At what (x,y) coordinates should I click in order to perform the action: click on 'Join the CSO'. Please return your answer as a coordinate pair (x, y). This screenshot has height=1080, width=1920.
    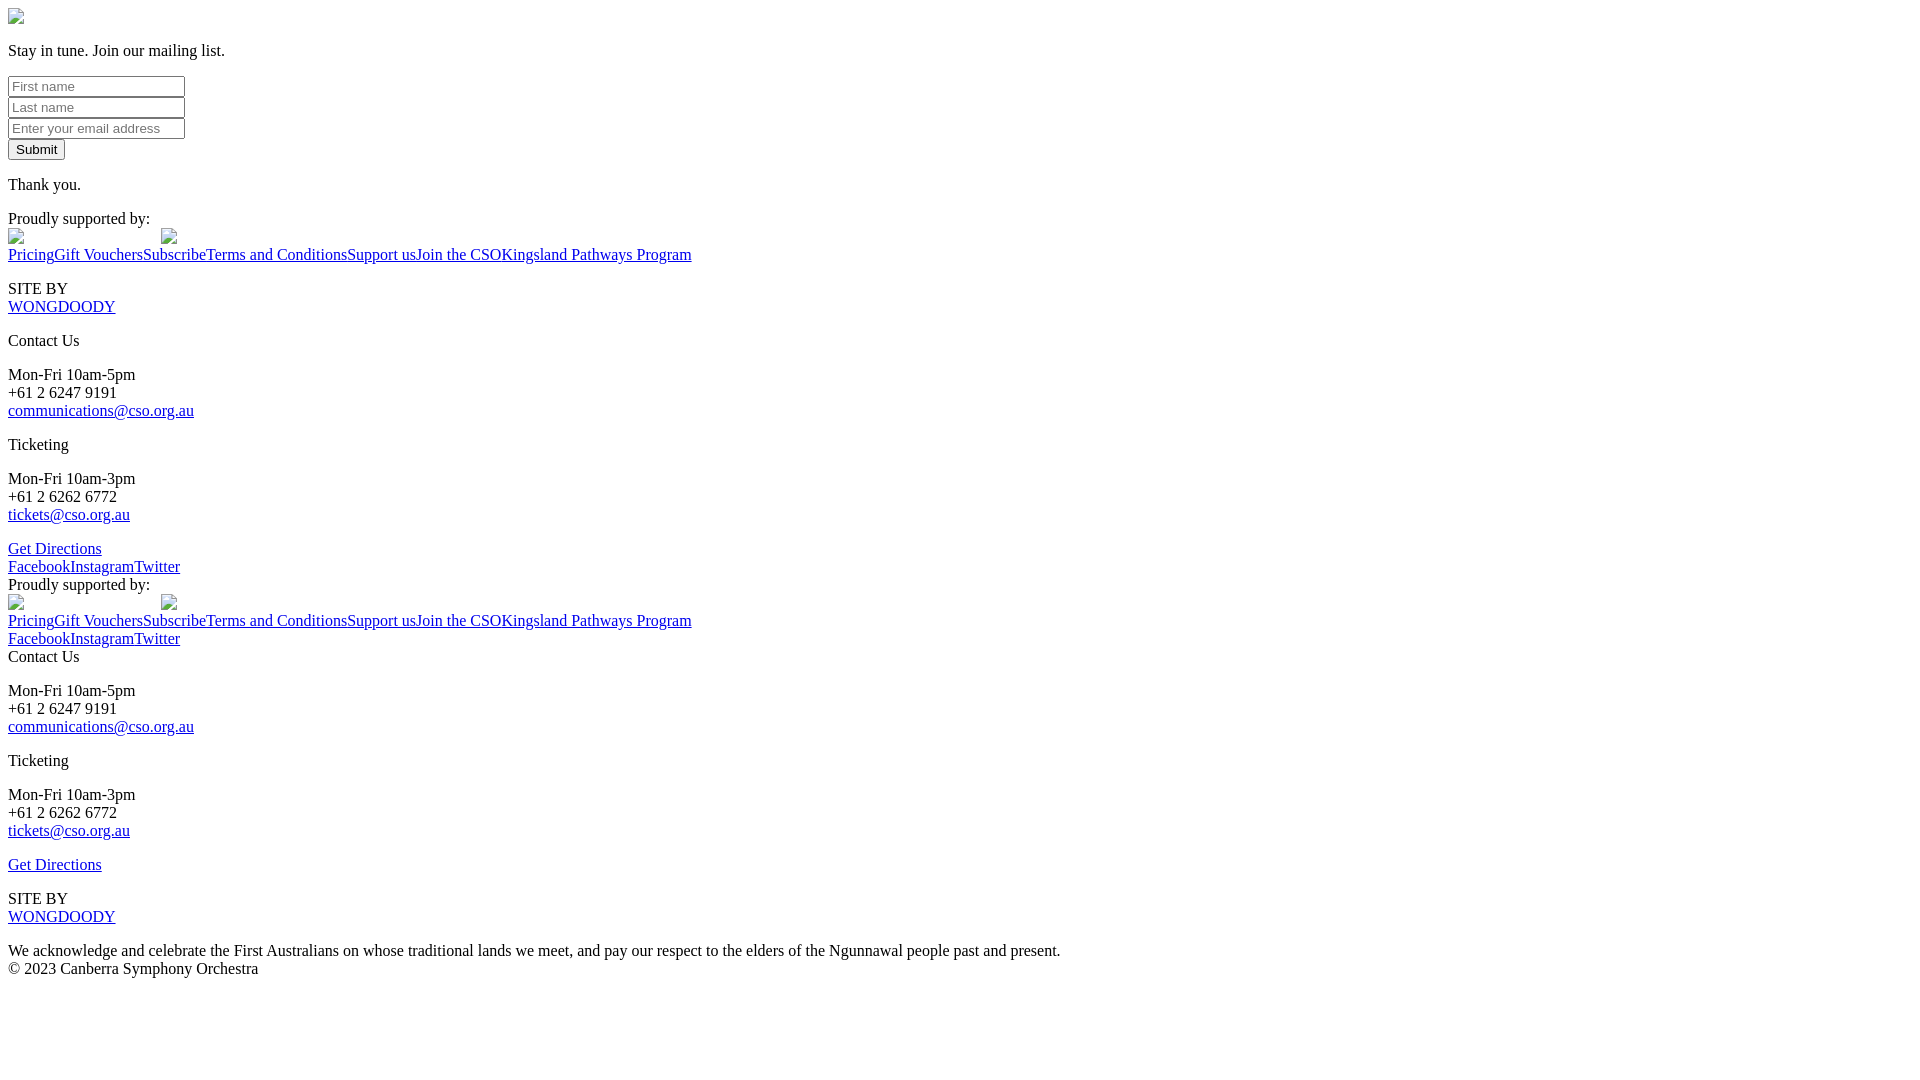
    Looking at the image, I should click on (415, 253).